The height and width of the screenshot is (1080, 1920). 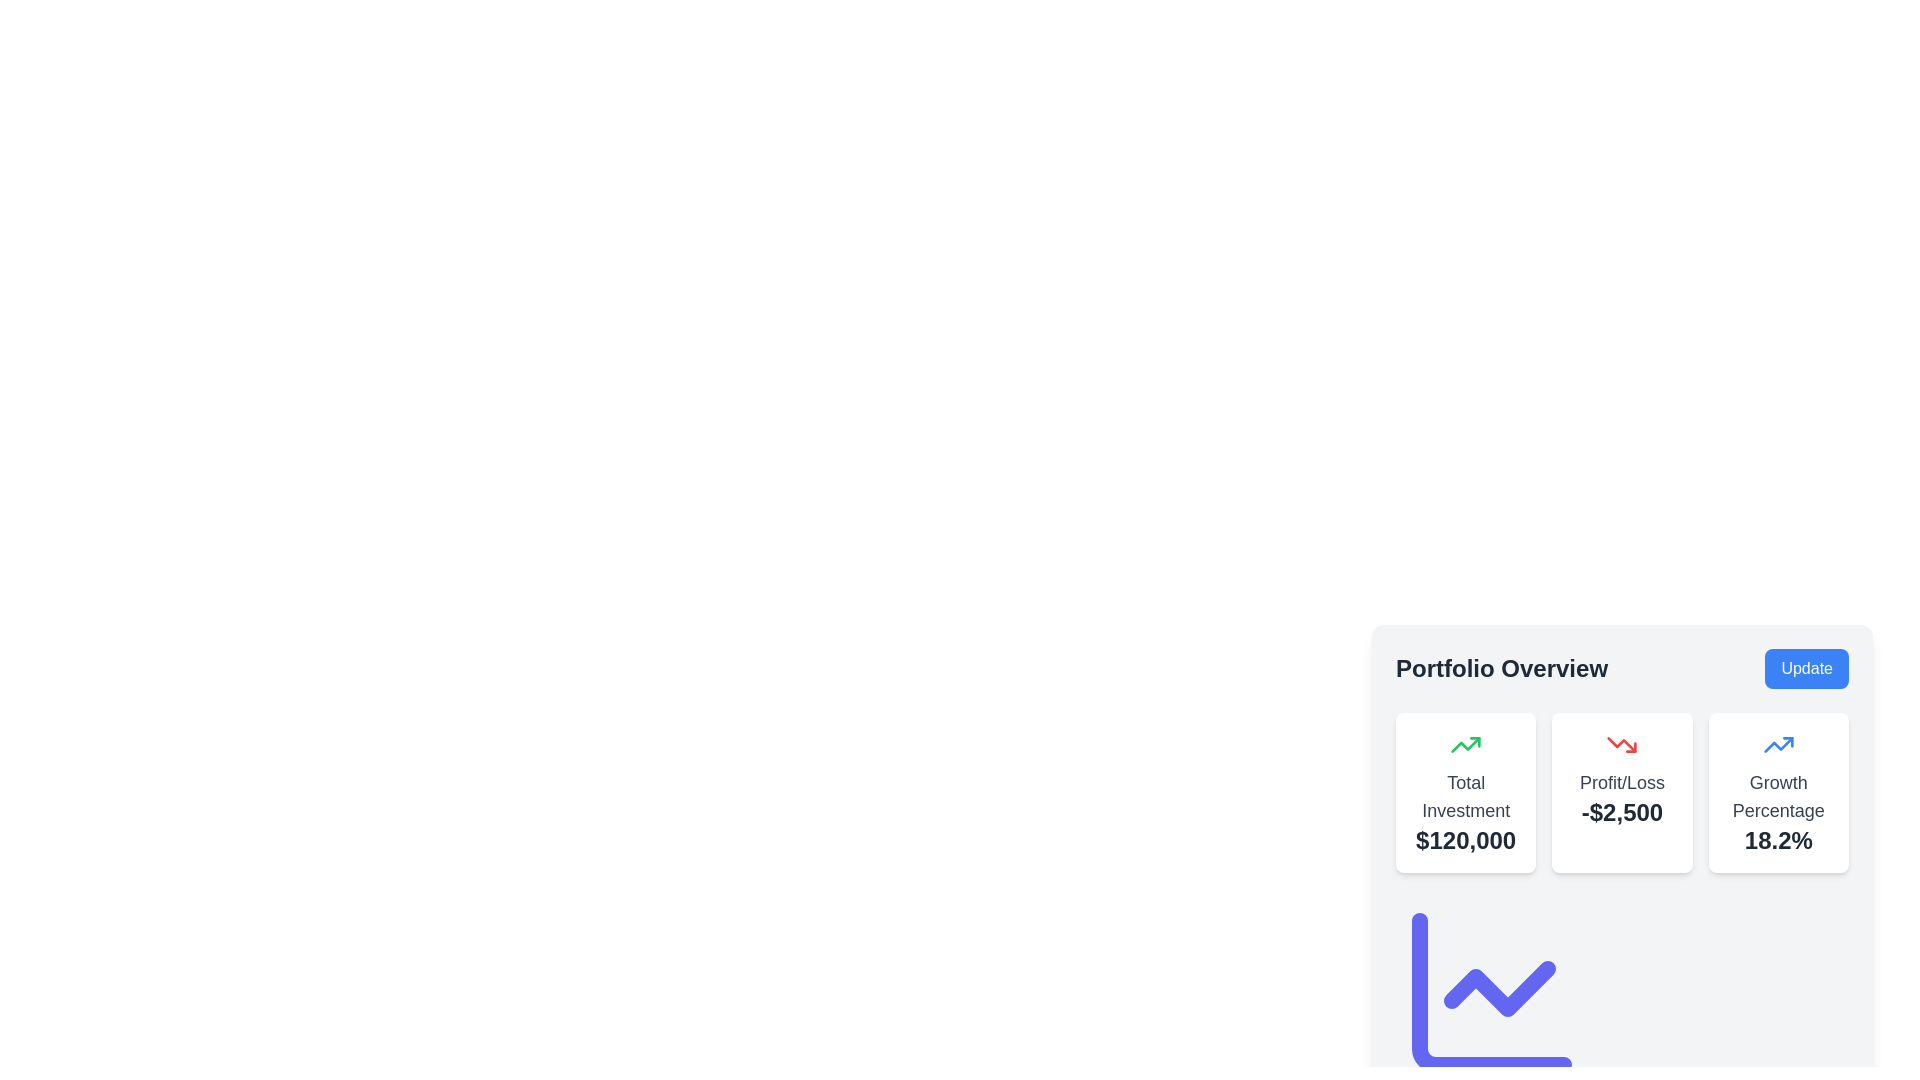 I want to click on the green line graph icon located in the rightmost card of the 'Portfolio Overview' section, which shows a sharp upward trend and is positioned to the leftmost side within its card, so click(x=1466, y=744).